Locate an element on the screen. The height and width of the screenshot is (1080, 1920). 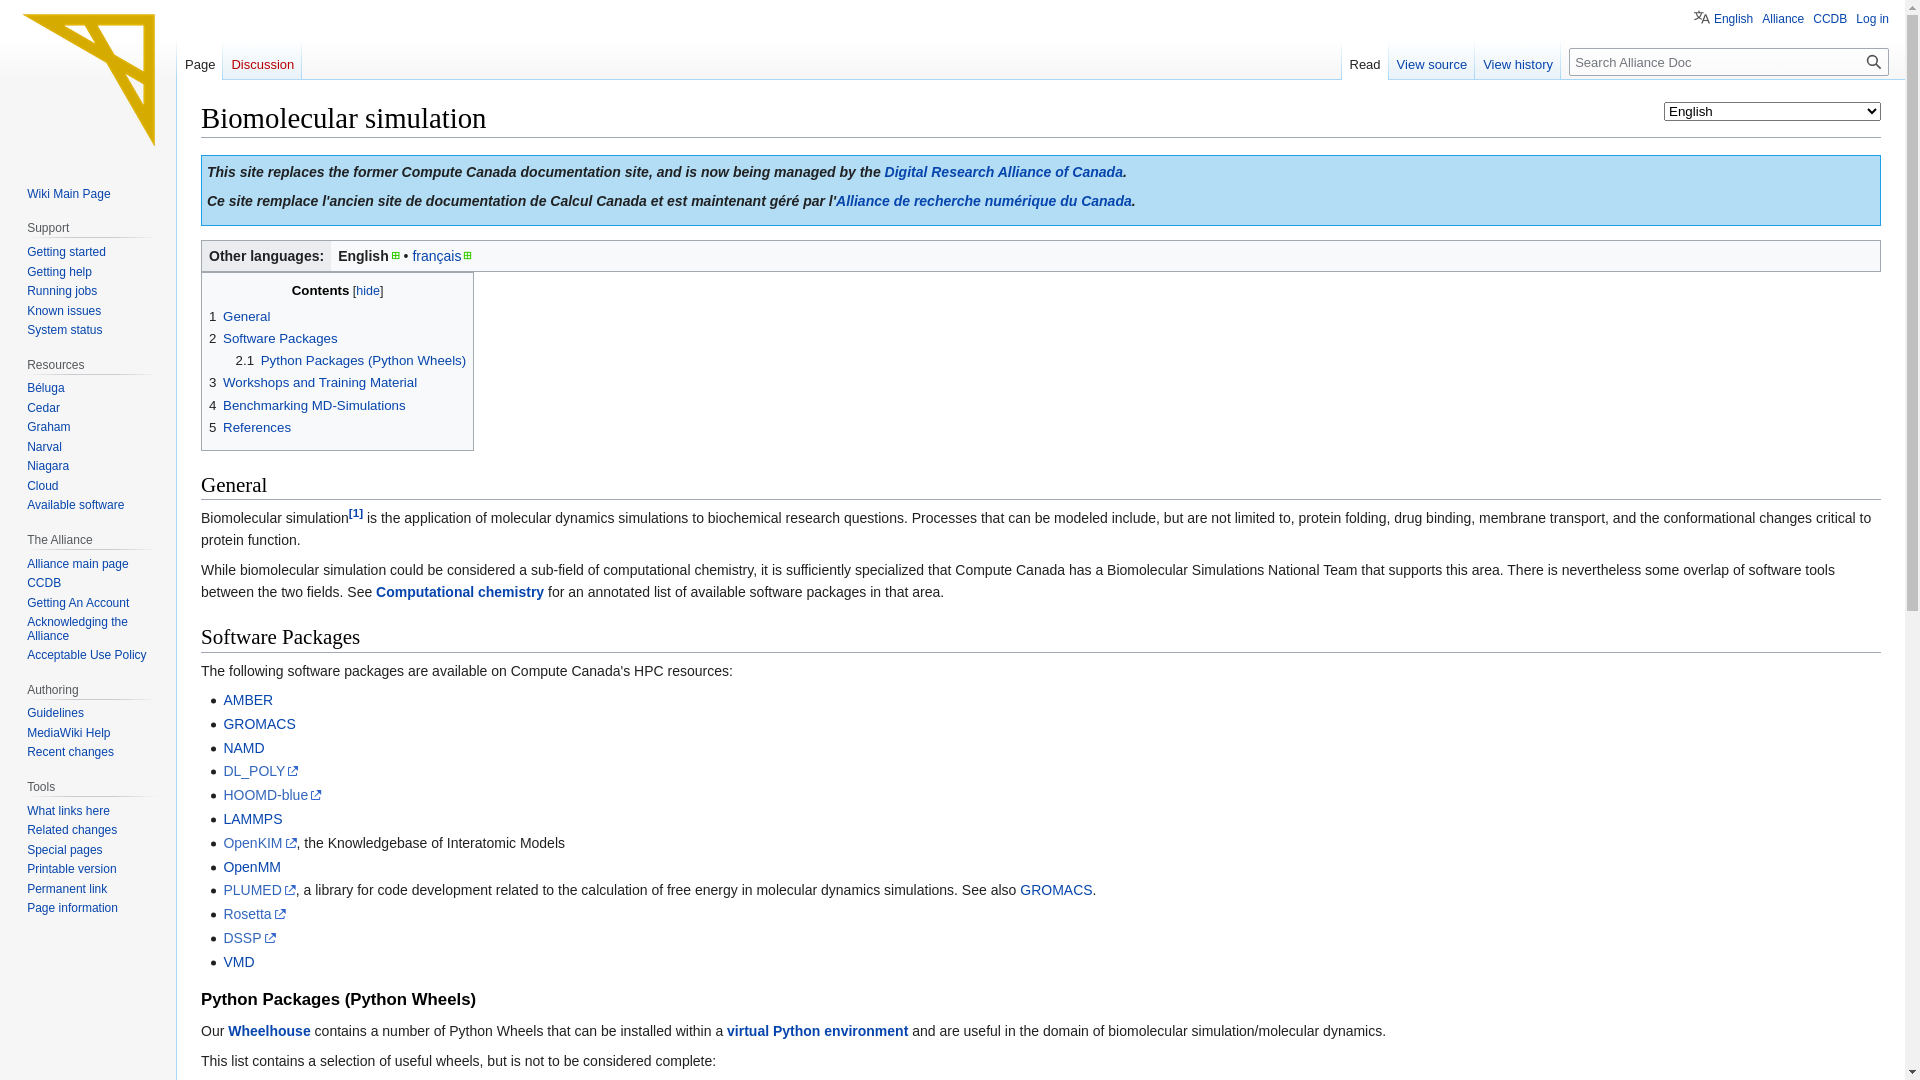
'GROMACS' is located at coordinates (1055, 889).